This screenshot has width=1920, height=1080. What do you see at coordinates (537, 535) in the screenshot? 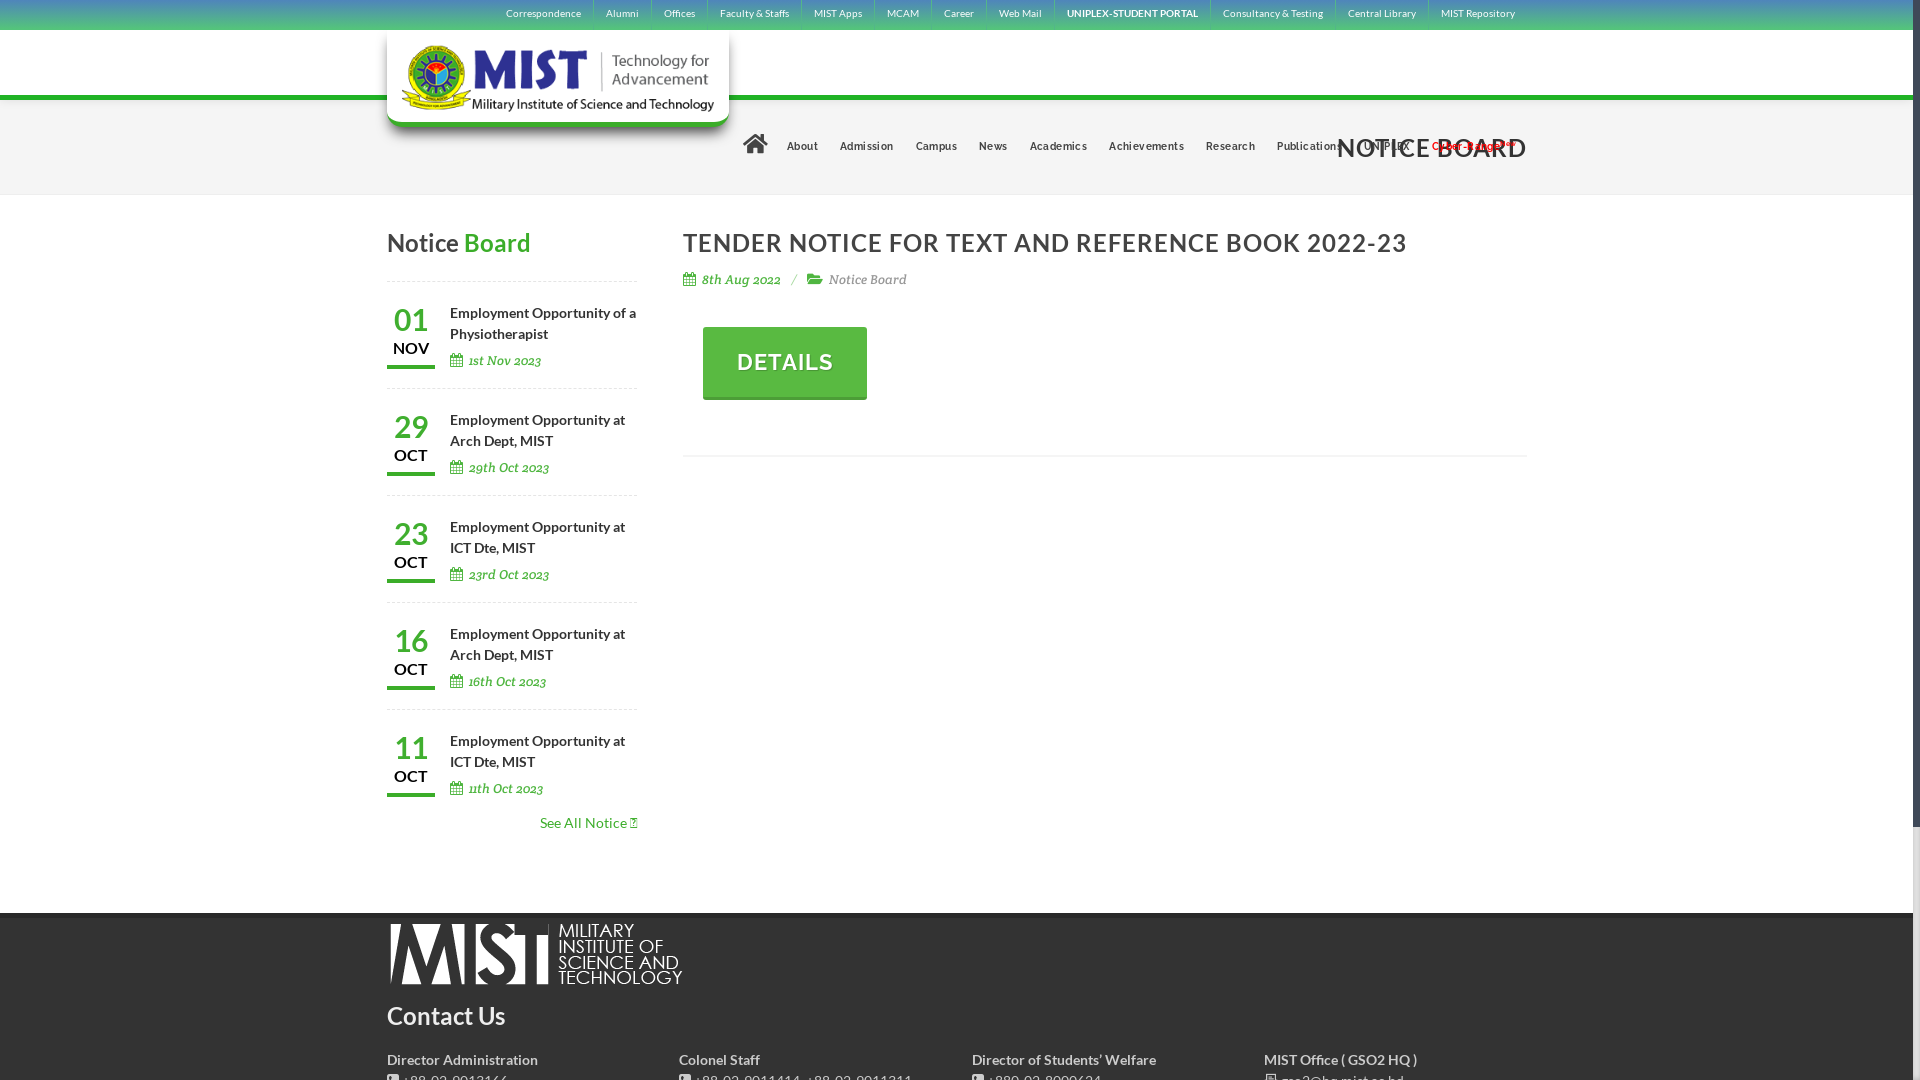
I see `'Employment Opportunity at ICT Dte, MIST'` at bounding box center [537, 535].